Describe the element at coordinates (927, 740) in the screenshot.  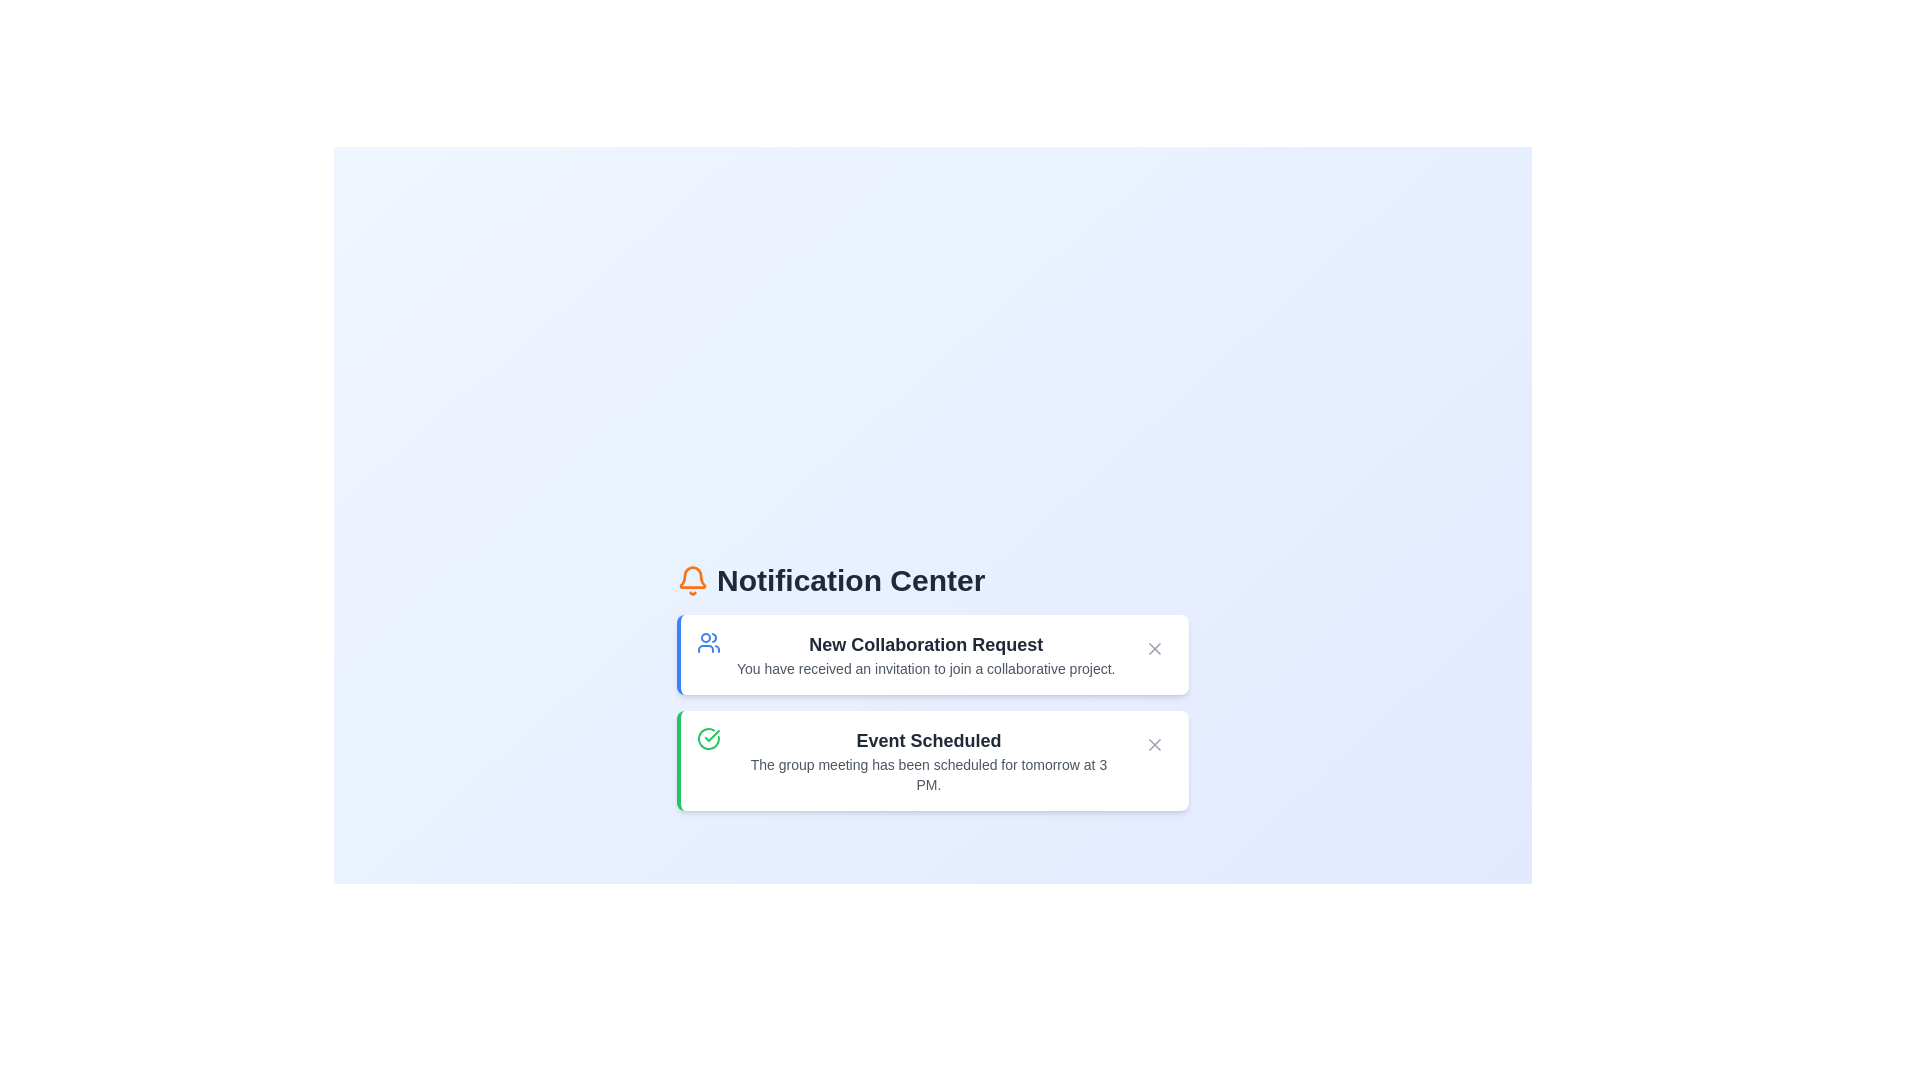
I see `the text label that serves as the title of the second notification card in the notification center, summarizing the scheduled event` at that location.